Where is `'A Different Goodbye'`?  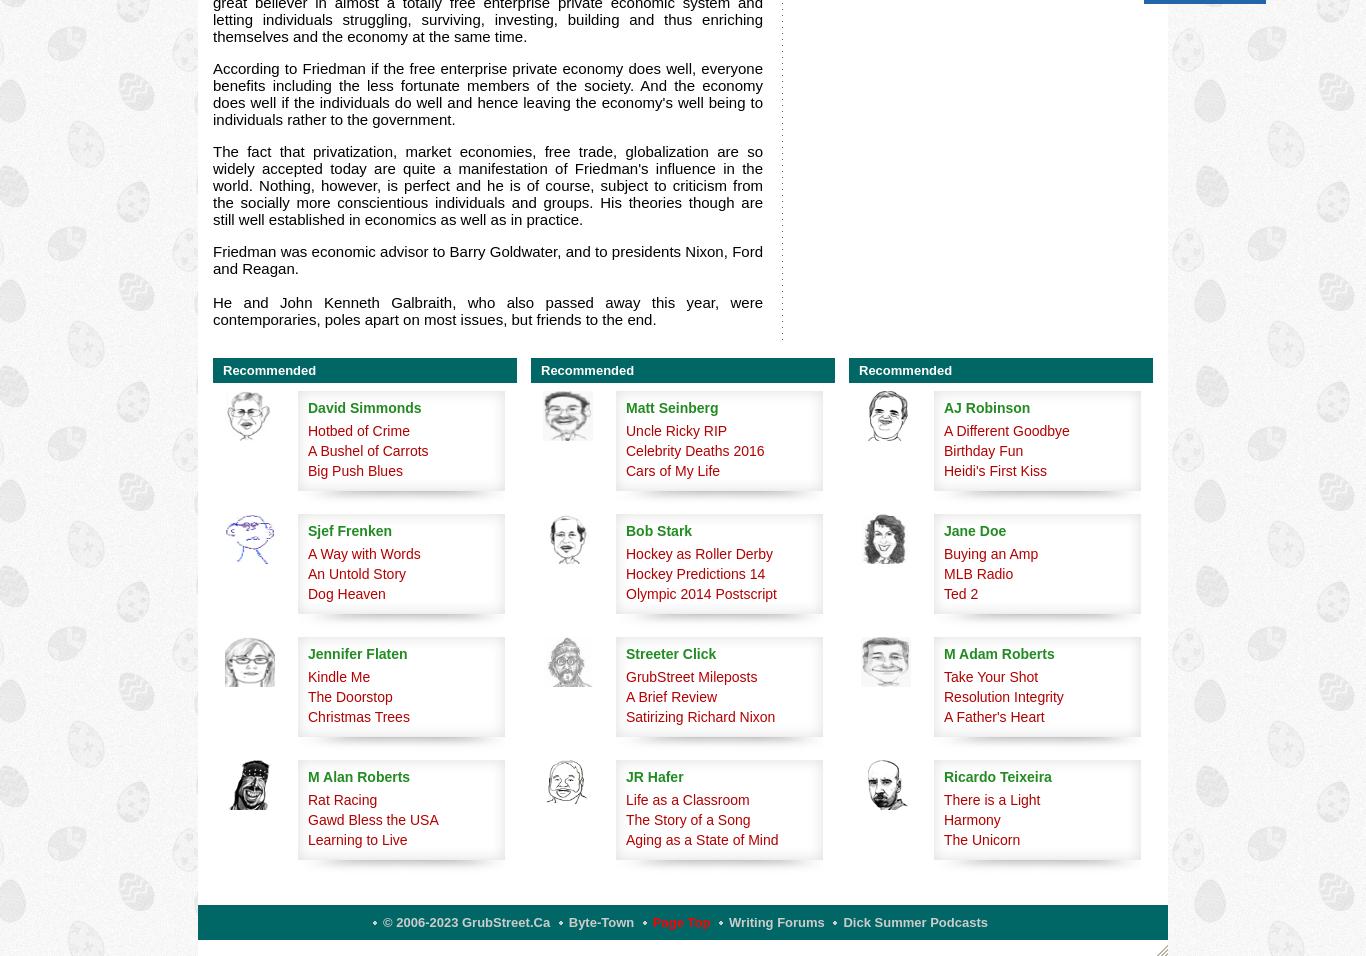
'A Different Goodbye' is located at coordinates (1006, 430).